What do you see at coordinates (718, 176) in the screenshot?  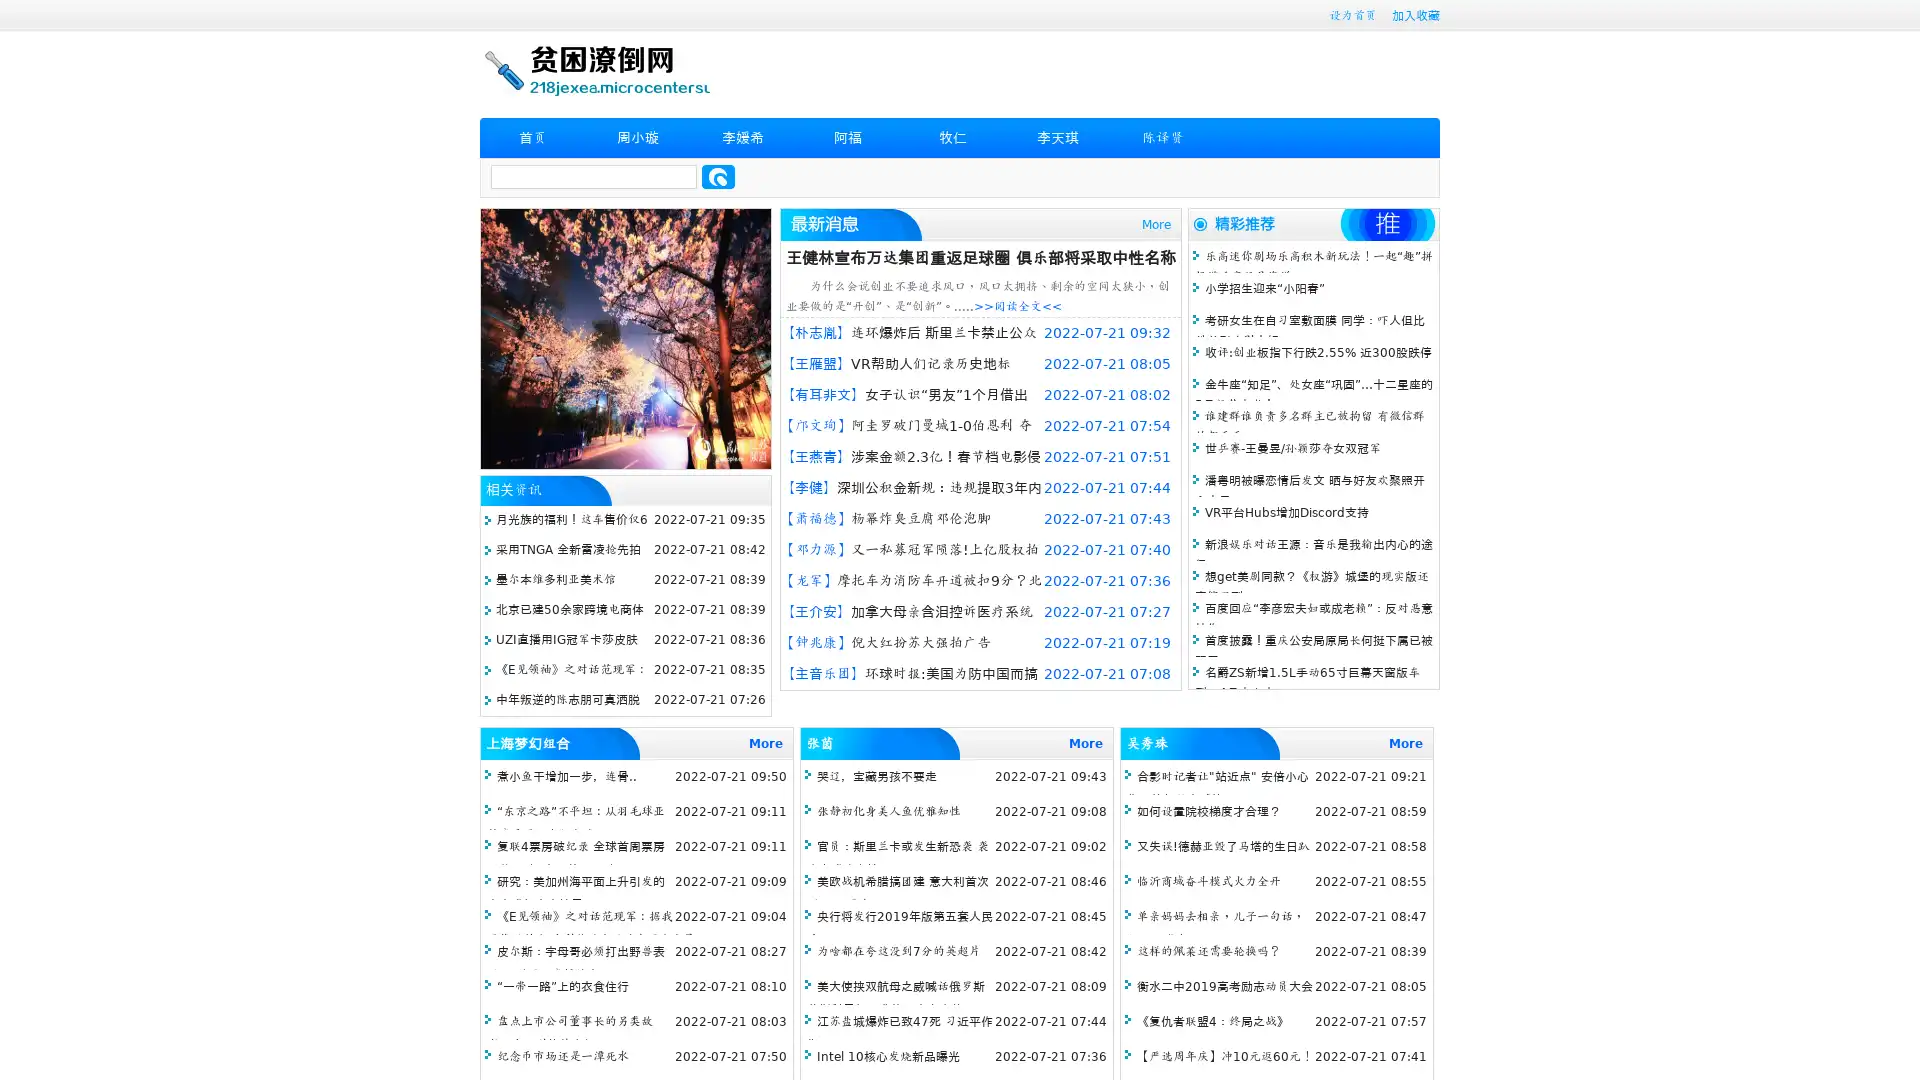 I see `Search` at bounding box center [718, 176].